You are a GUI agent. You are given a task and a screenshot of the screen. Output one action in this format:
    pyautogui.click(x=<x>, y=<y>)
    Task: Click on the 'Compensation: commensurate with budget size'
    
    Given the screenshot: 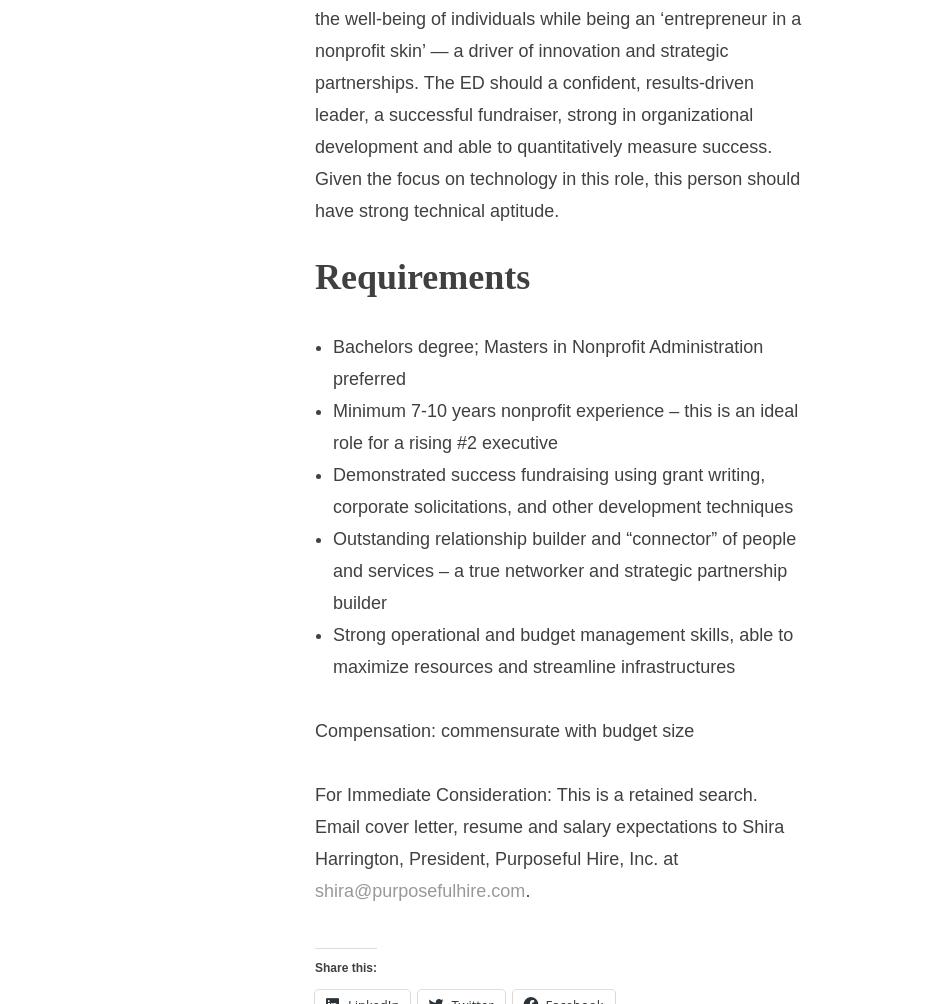 What is the action you would take?
    pyautogui.click(x=504, y=730)
    